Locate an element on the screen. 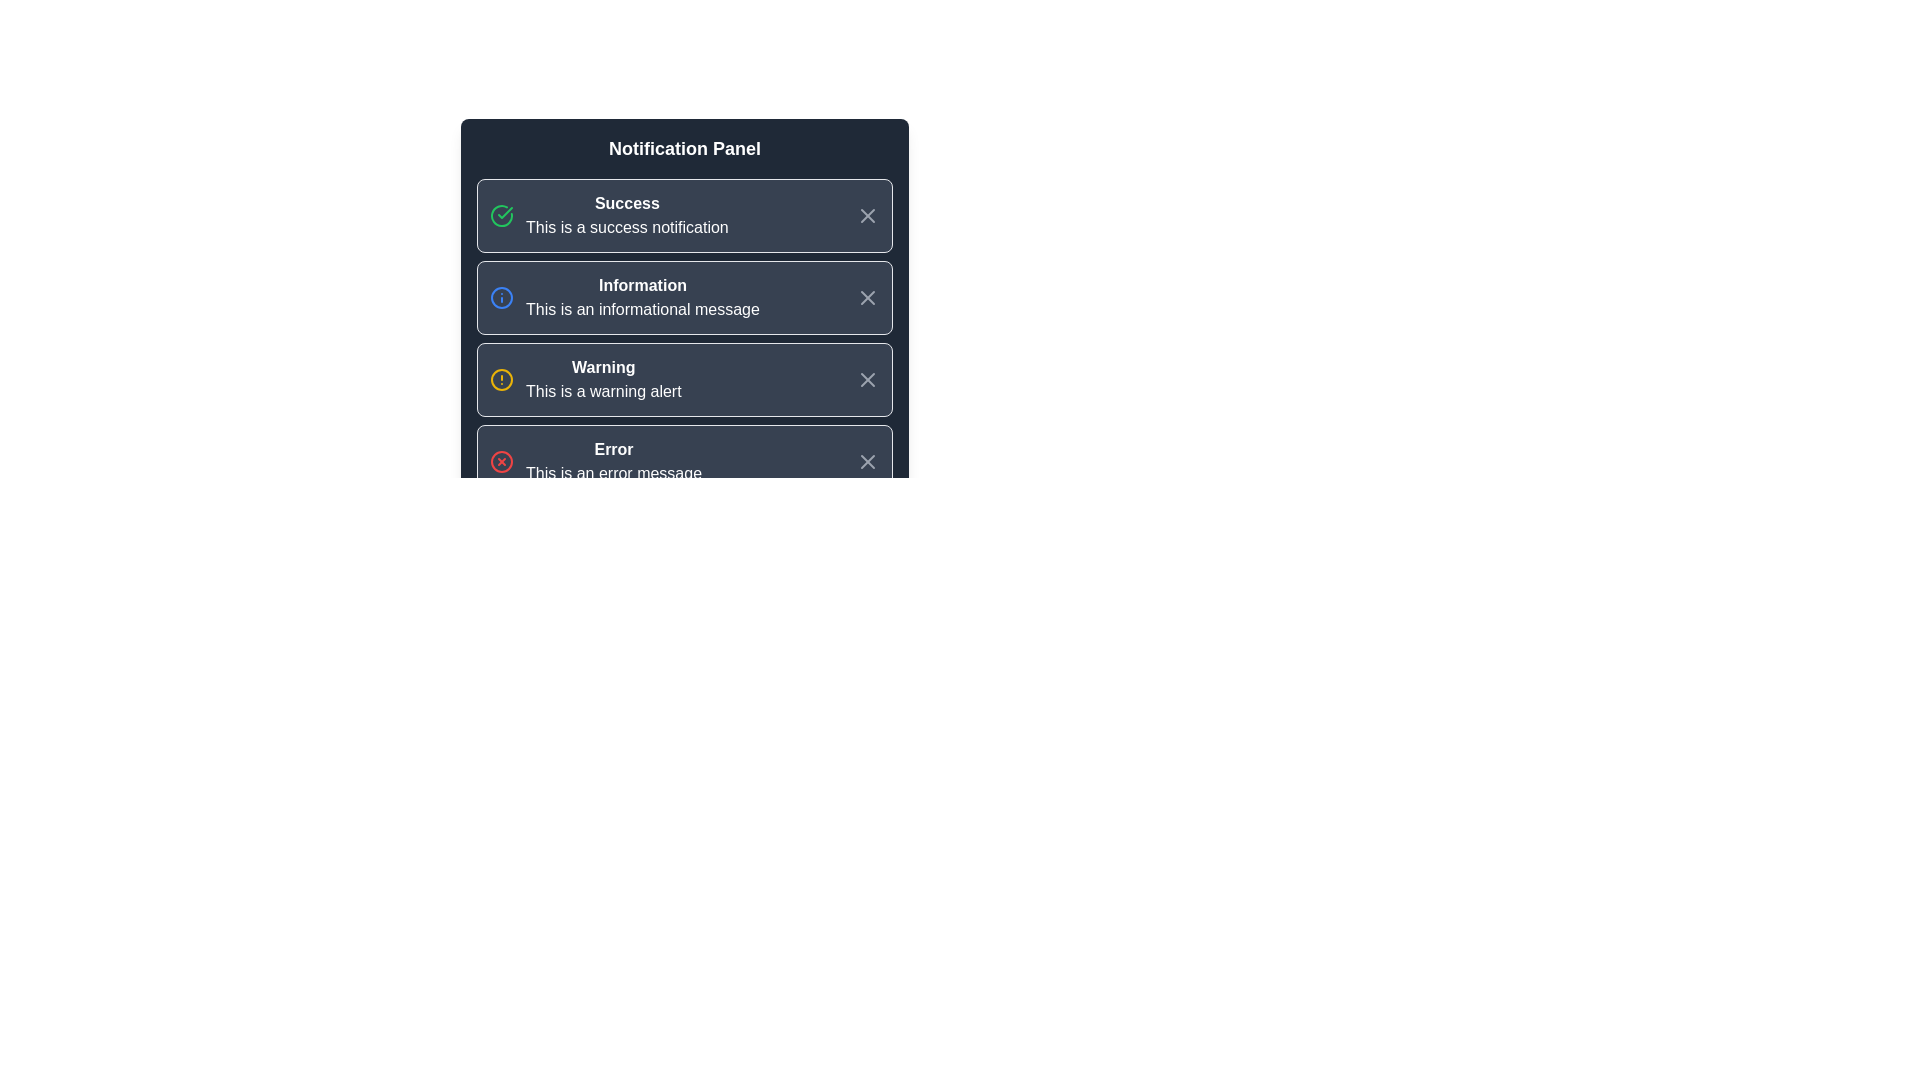  the text label that serves as the title or header of the notification panel, positioned at the top center of the panel is located at coordinates (685, 148).